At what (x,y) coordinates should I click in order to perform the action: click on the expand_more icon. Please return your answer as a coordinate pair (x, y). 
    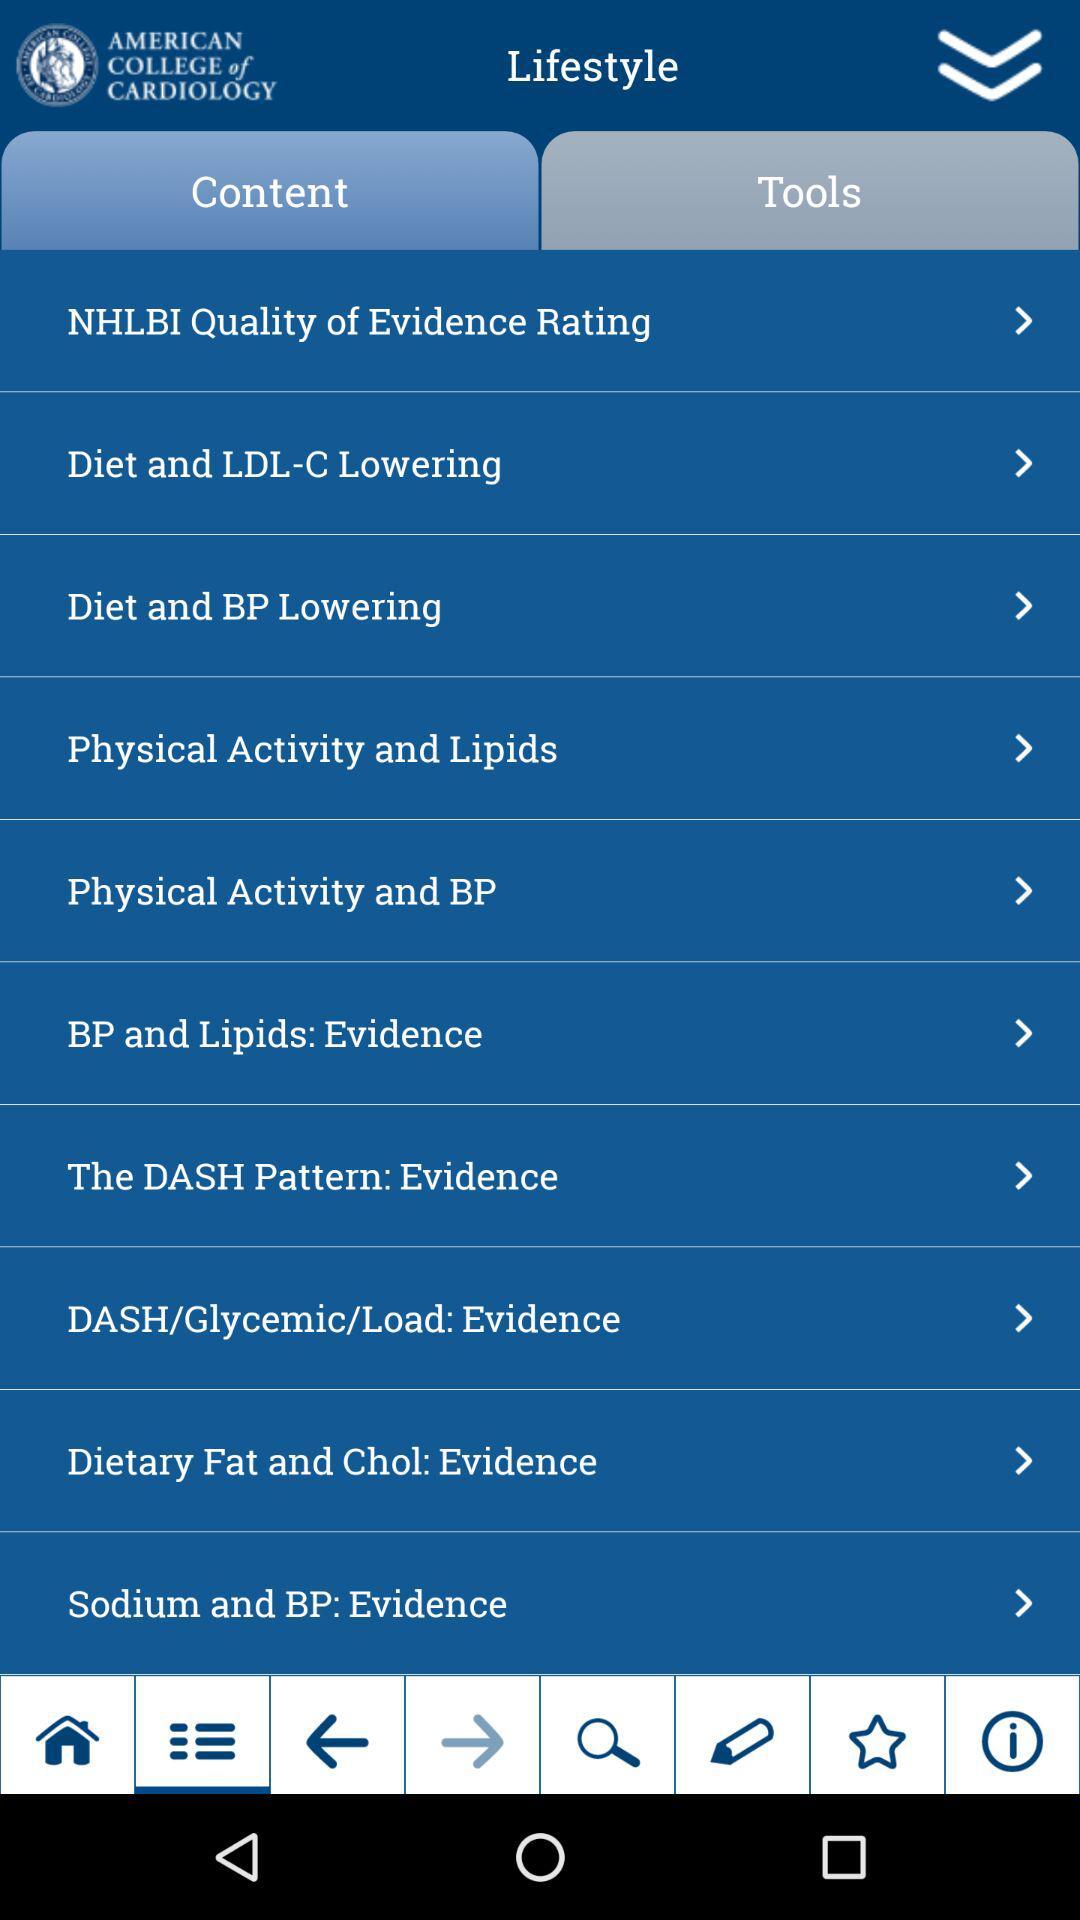
    Looking at the image, I should click on (987, 69).